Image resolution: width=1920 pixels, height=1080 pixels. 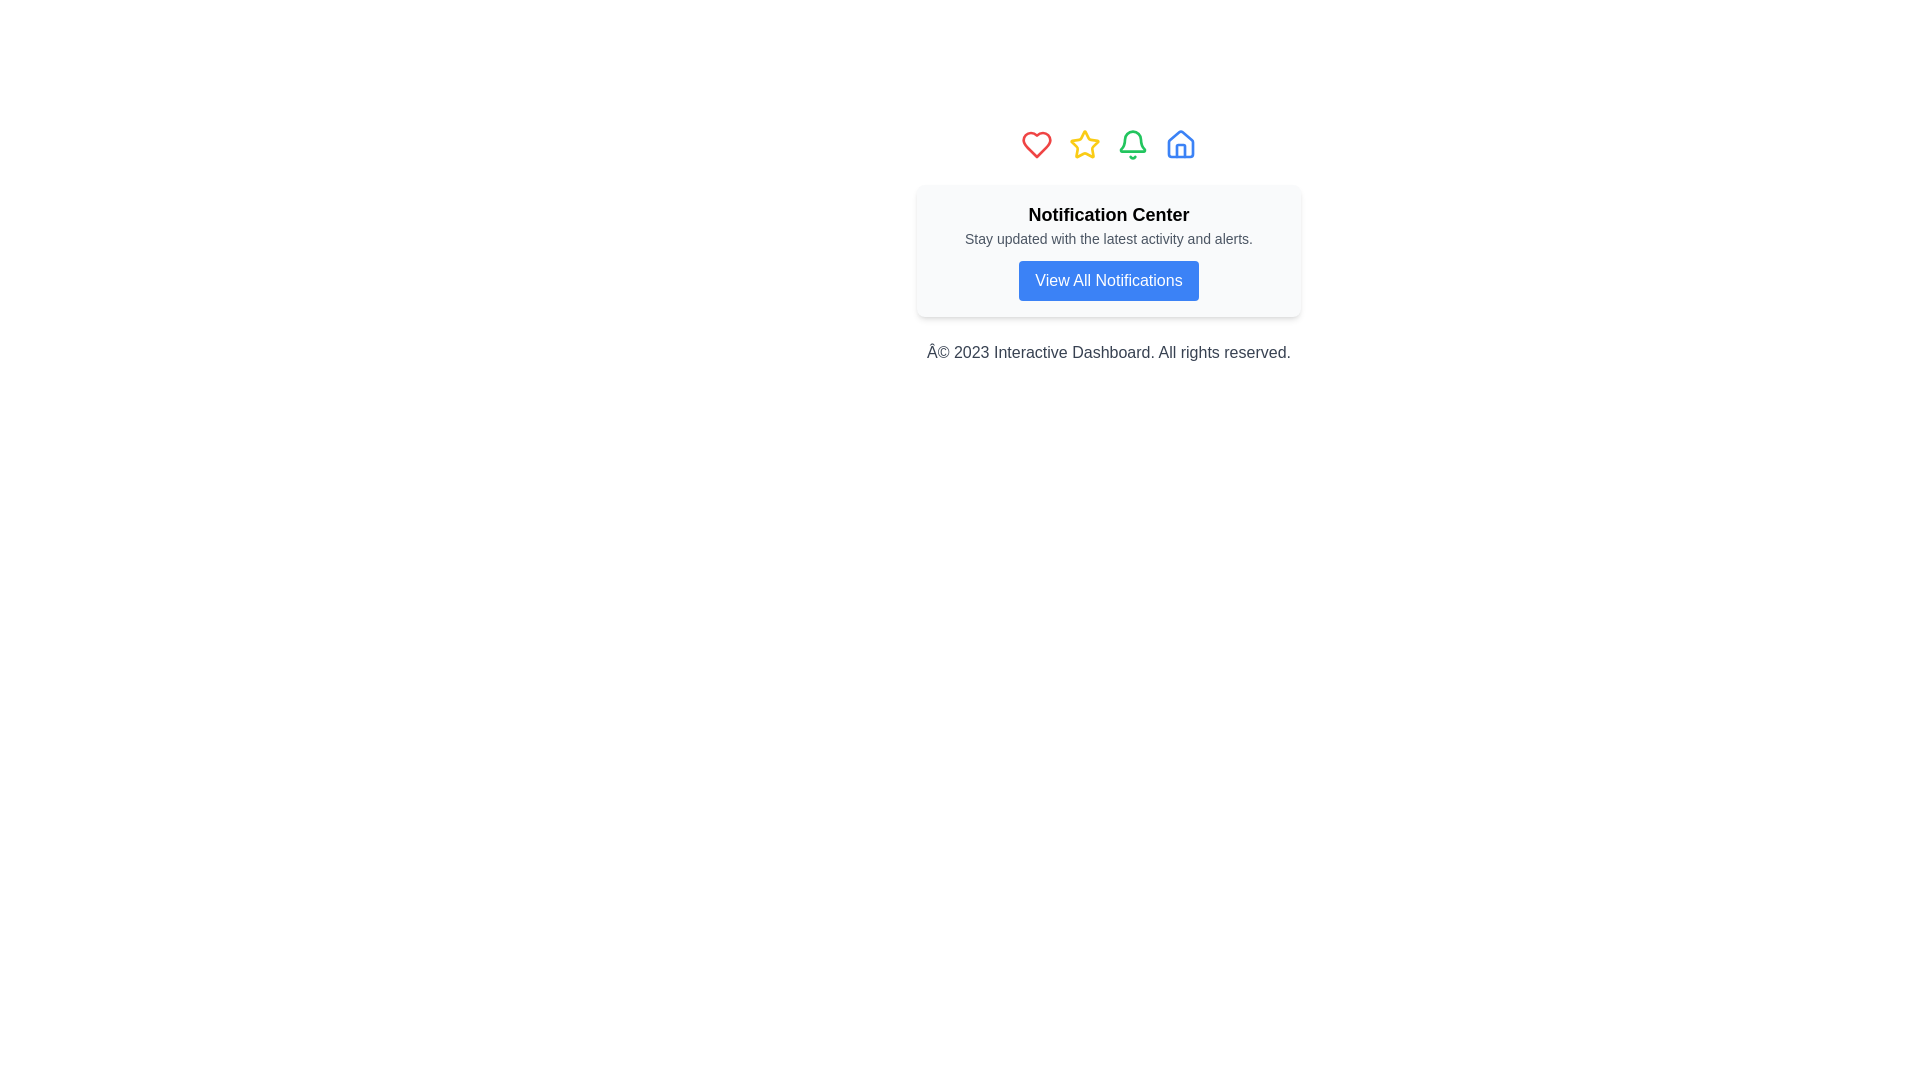 I want to click on the bell icon, which is the fourth item in a row of five icons, so click(x=1132, y=144).